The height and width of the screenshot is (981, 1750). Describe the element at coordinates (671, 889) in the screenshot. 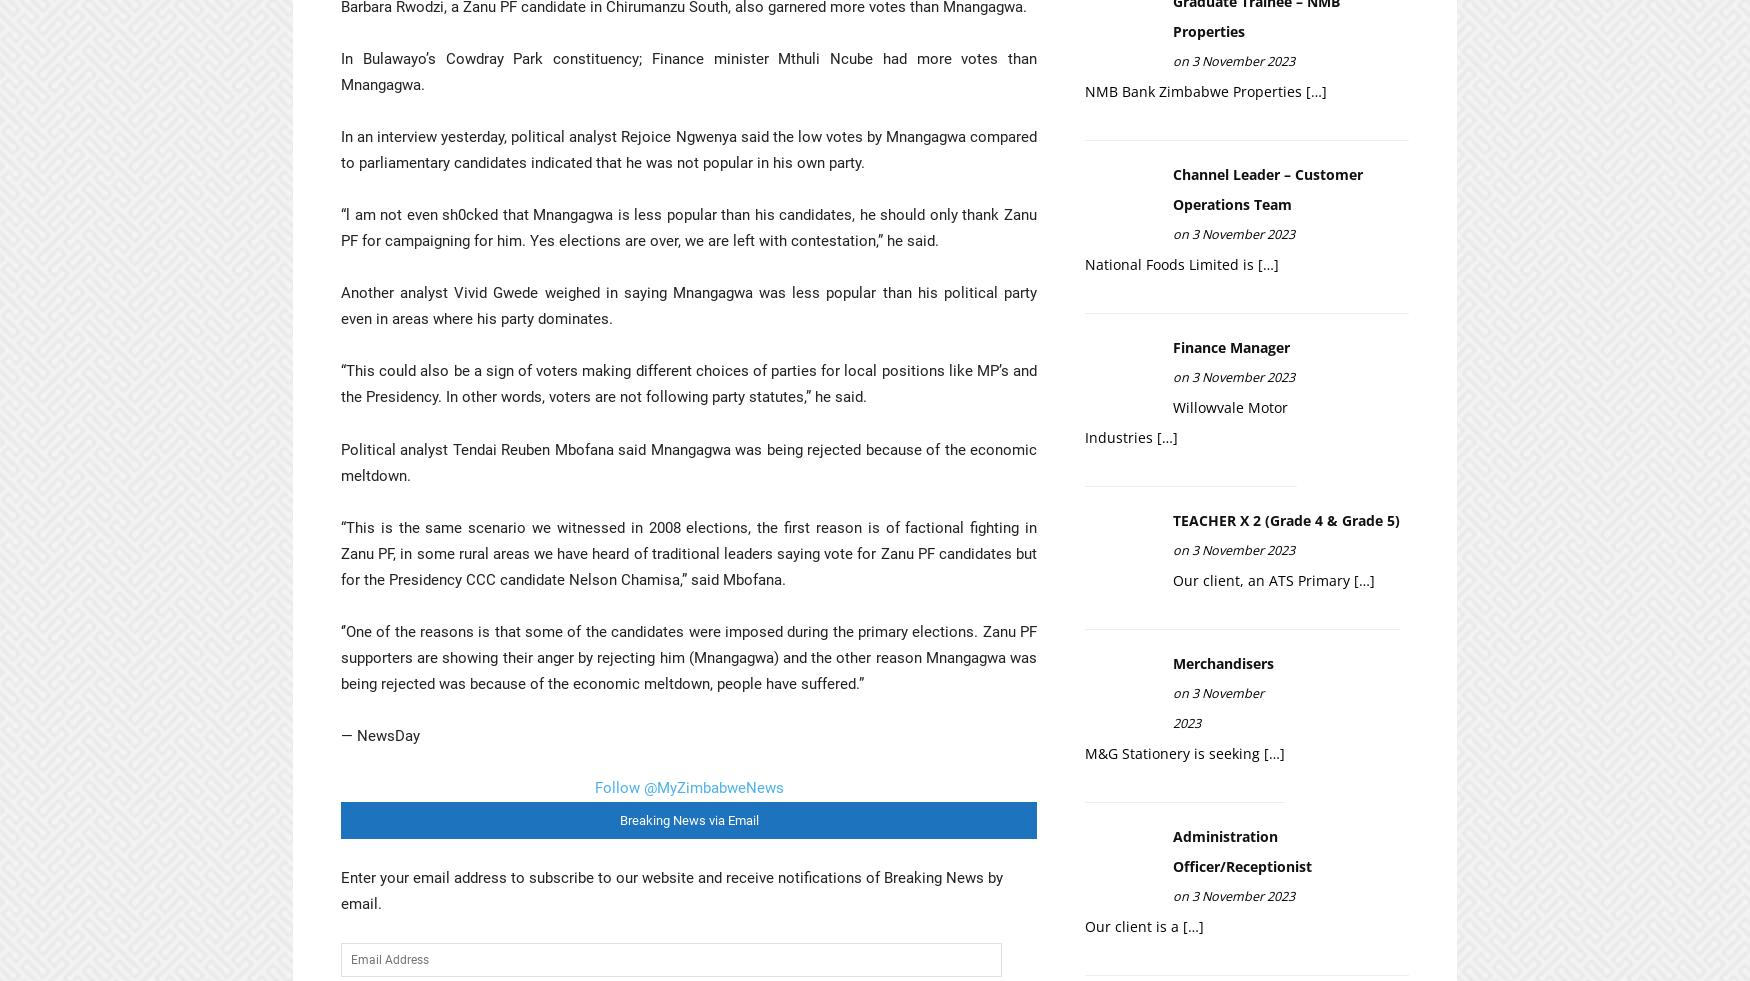

I see `'Enter your email address to subscribe to our website and receive notifications of Breaking News by email.'` at that location.